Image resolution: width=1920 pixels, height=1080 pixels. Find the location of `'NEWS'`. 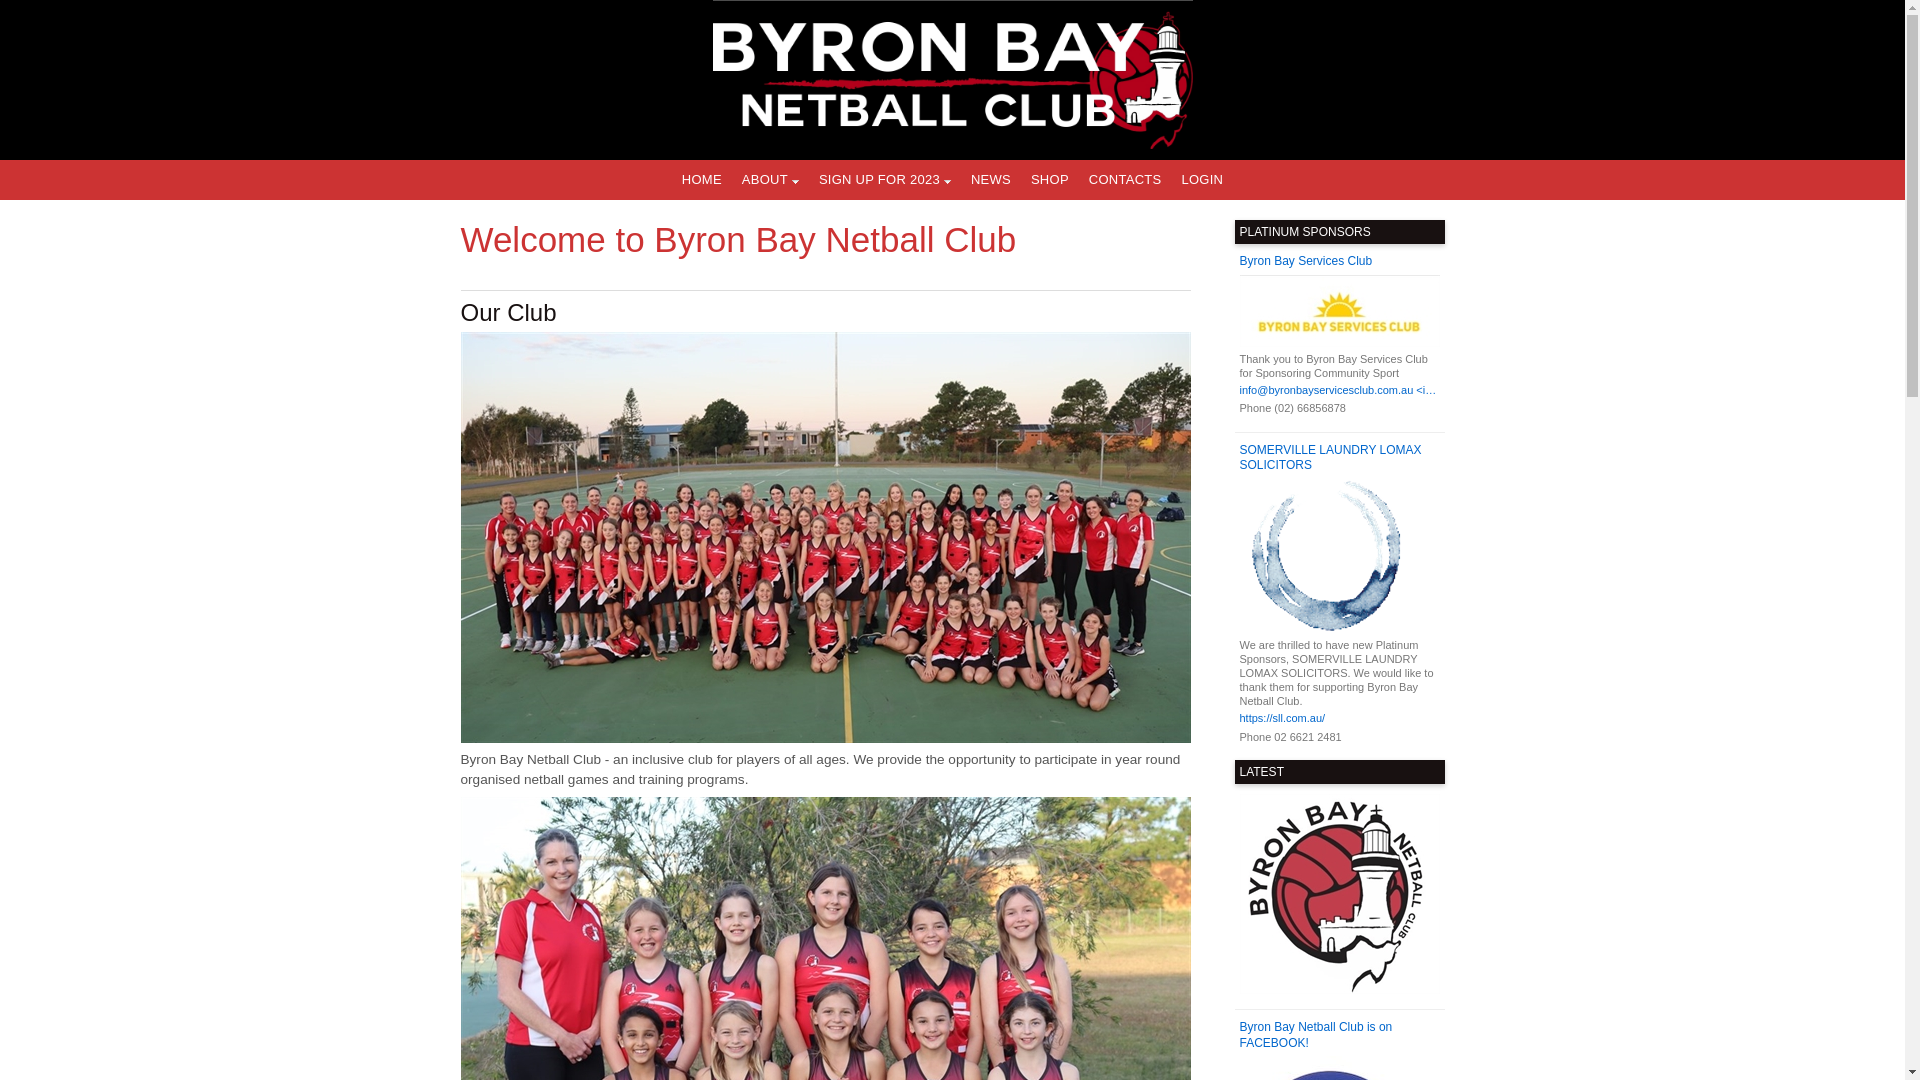

'NEWS' is located at coordinates (960, 180).